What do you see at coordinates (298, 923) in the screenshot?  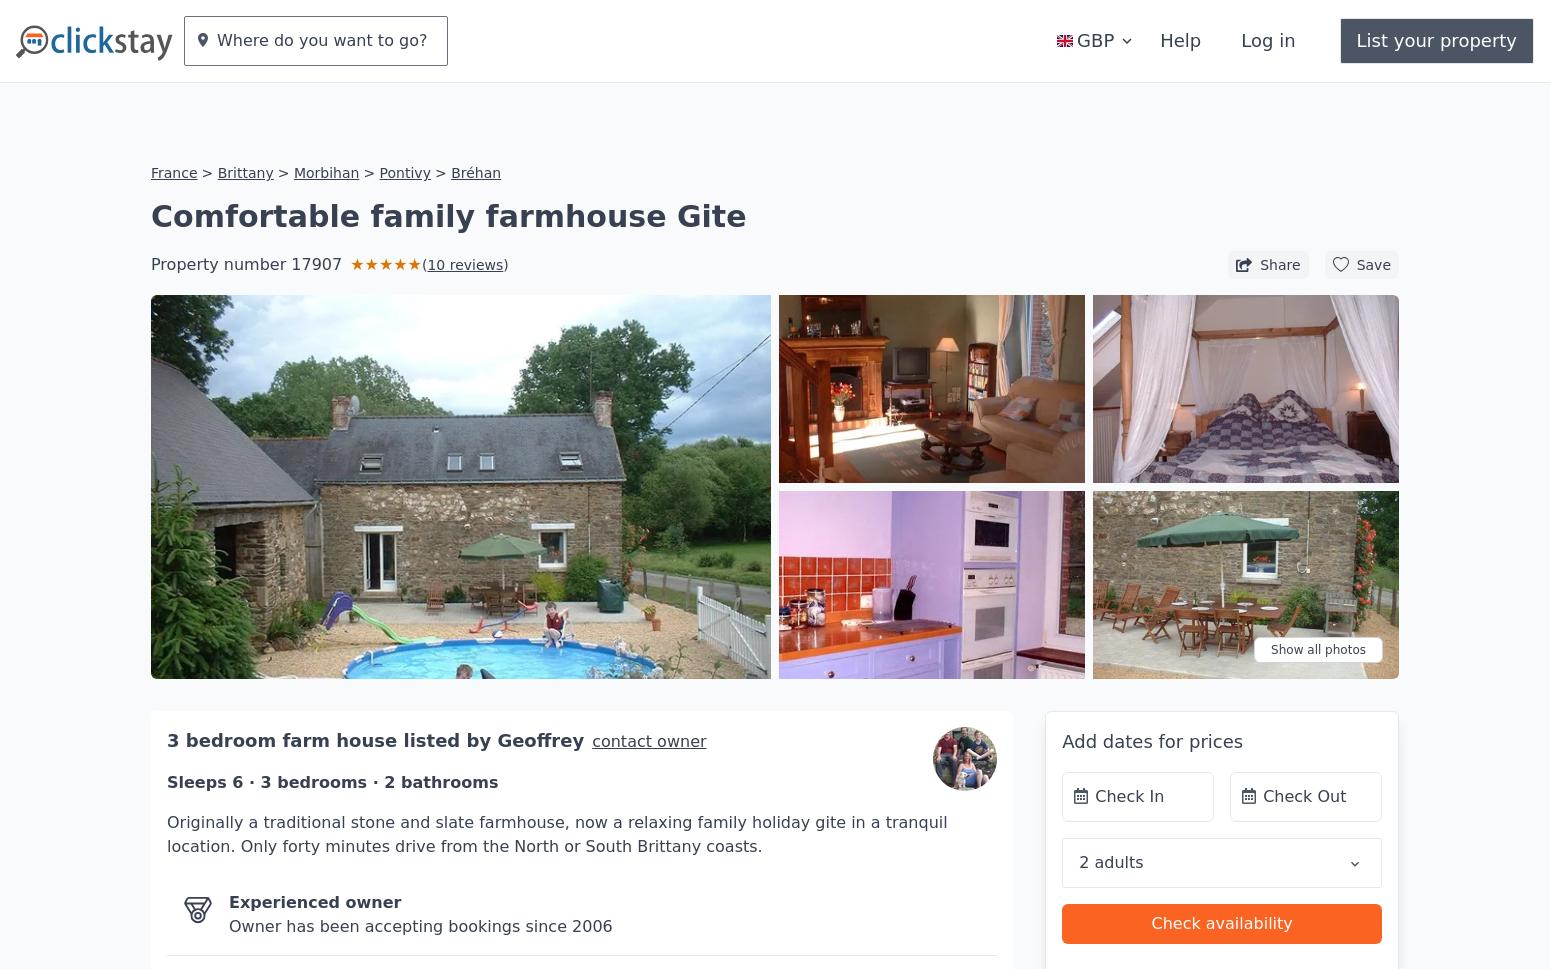 I see `'No service fees'` at bounding box center [298, 923].